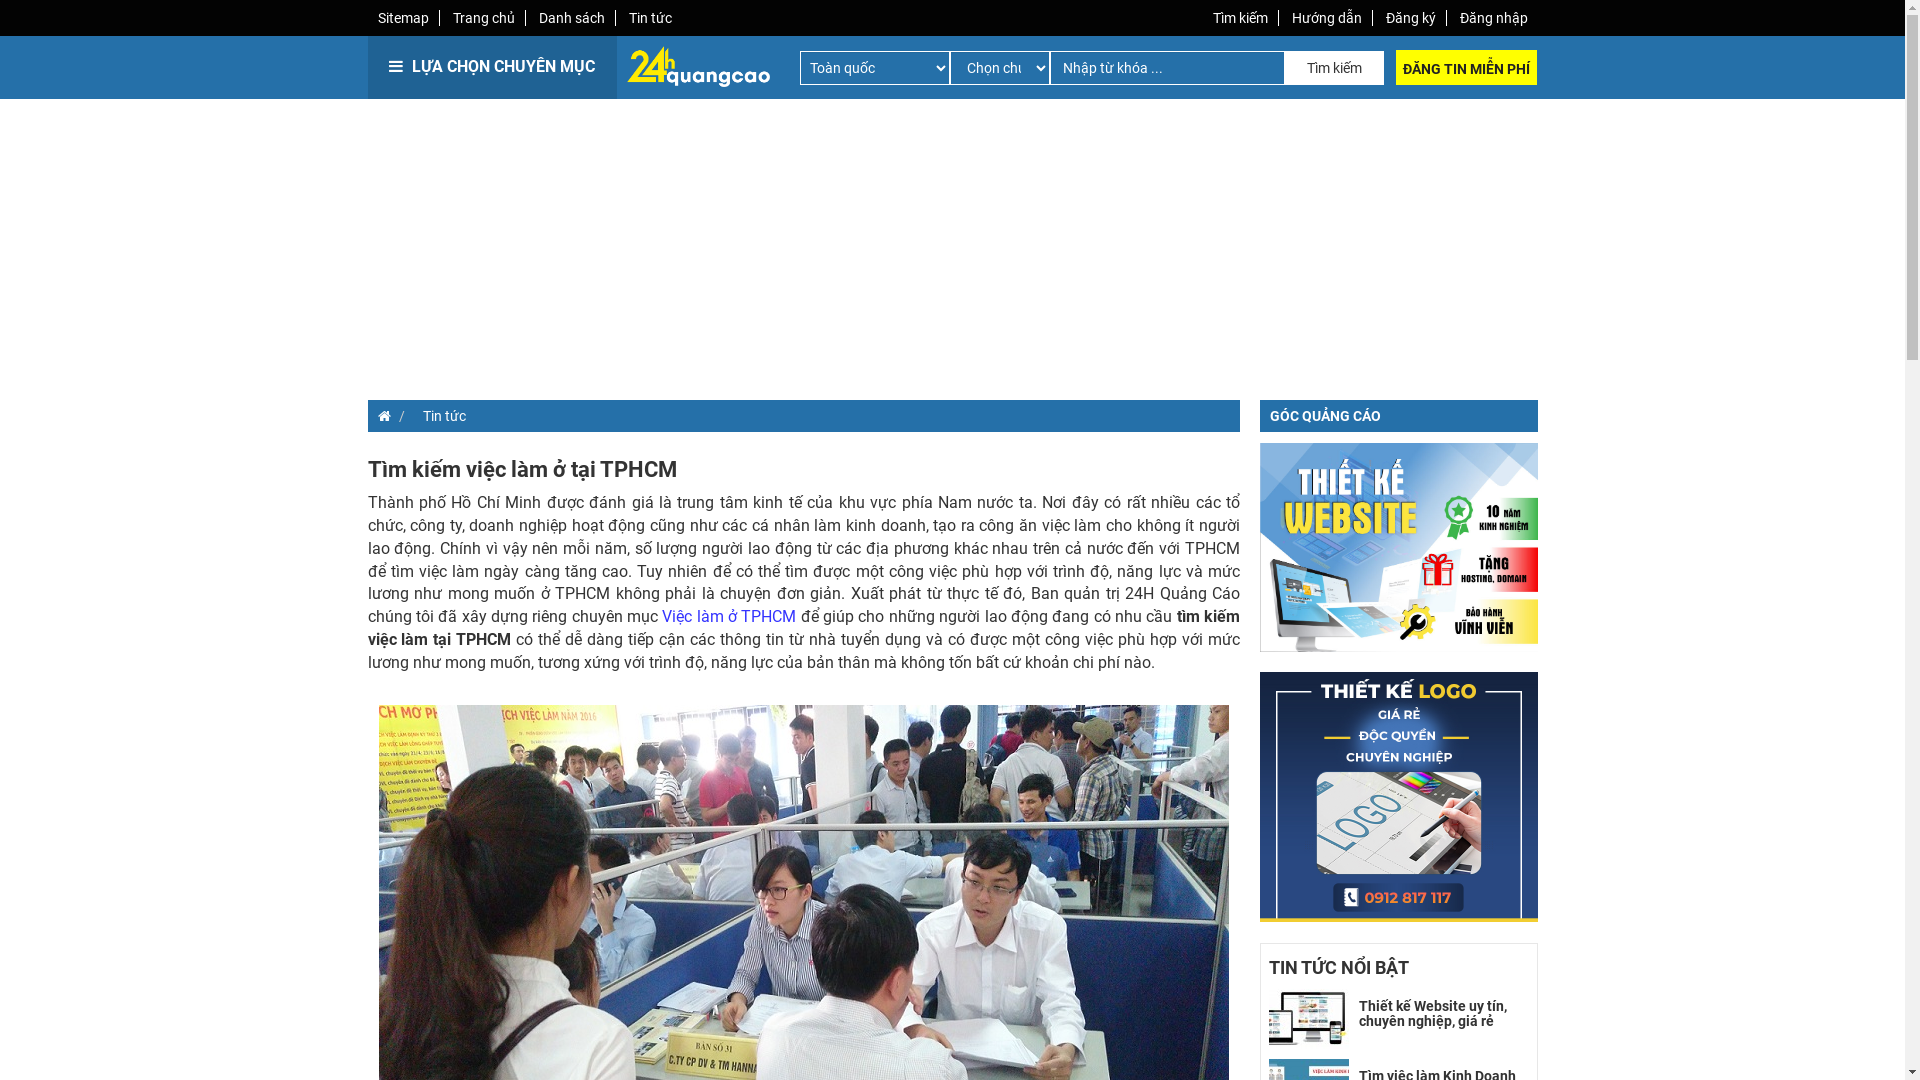 The height and width of the screenshot is (1080, 1920). I want to click on 'Sitemap', so click(402, 18).